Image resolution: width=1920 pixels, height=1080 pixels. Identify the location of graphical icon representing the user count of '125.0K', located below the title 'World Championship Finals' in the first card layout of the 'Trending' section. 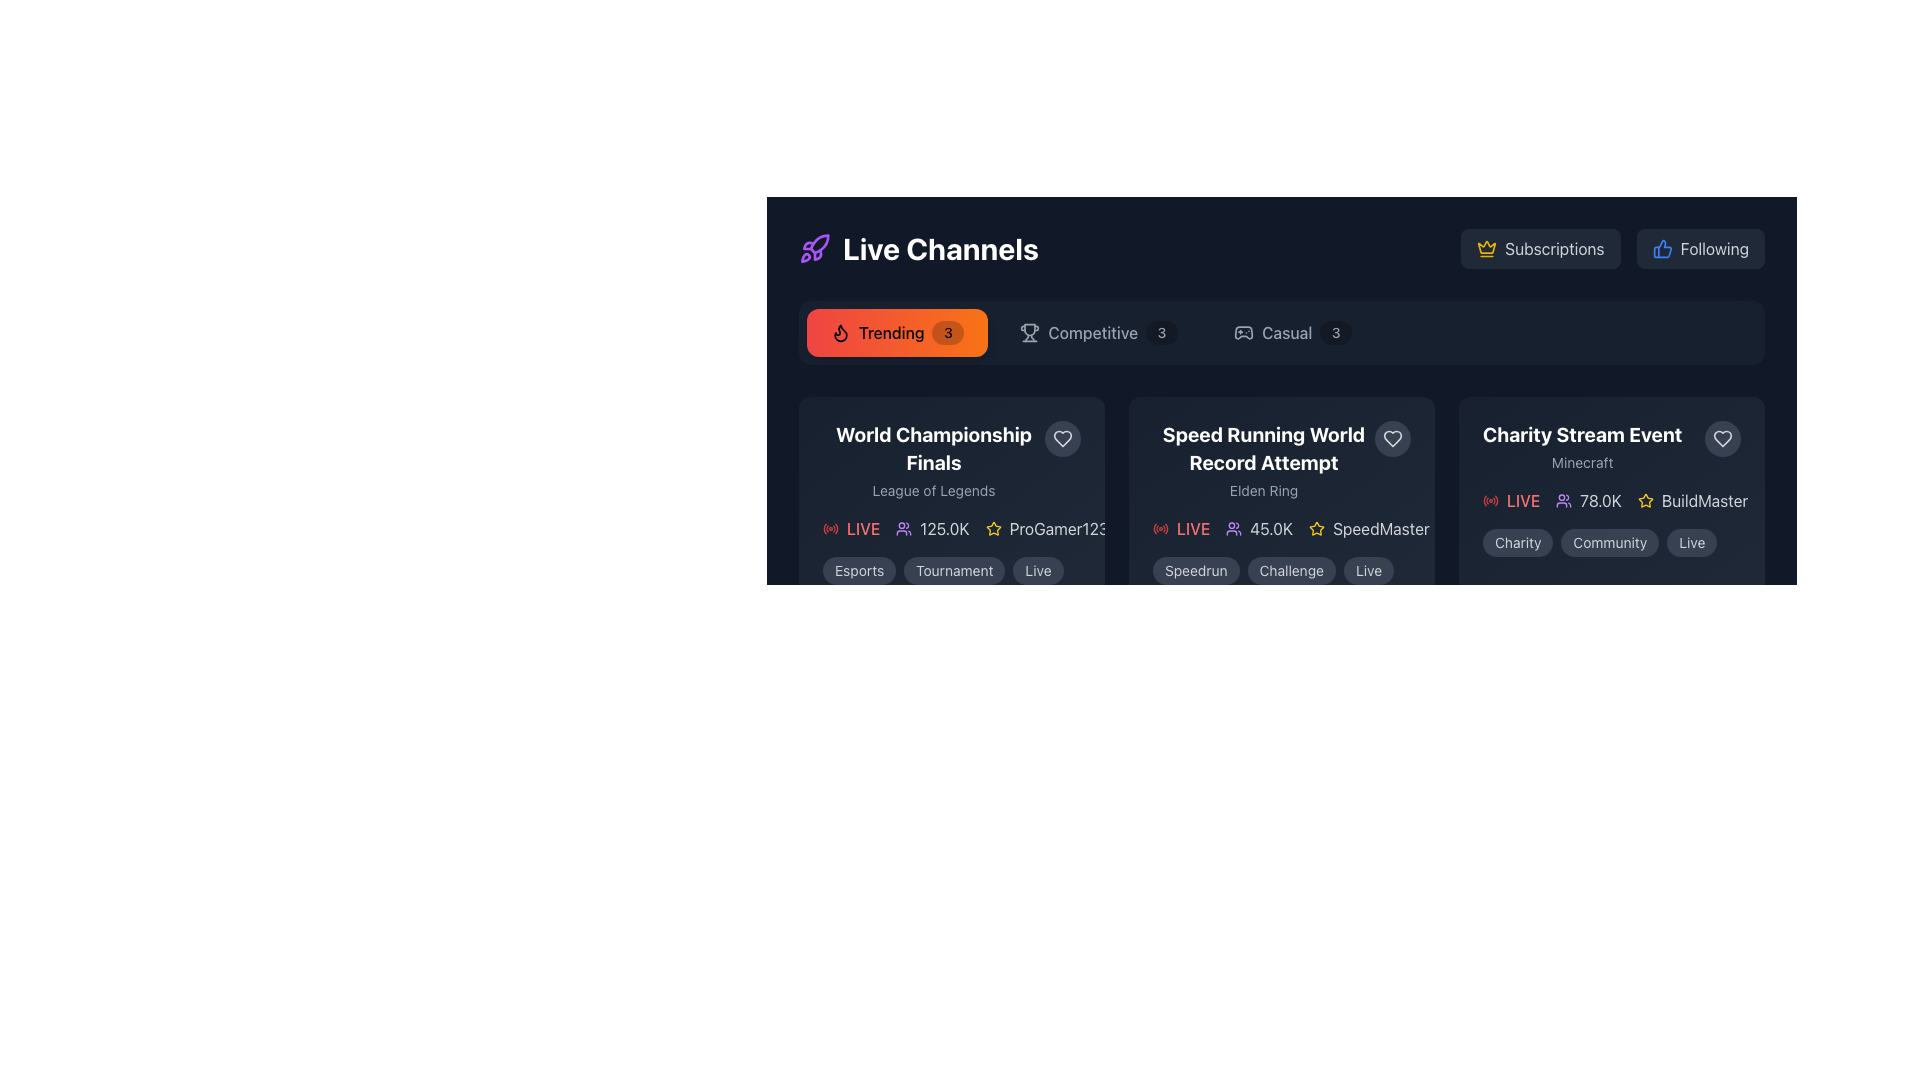
(903, 527).